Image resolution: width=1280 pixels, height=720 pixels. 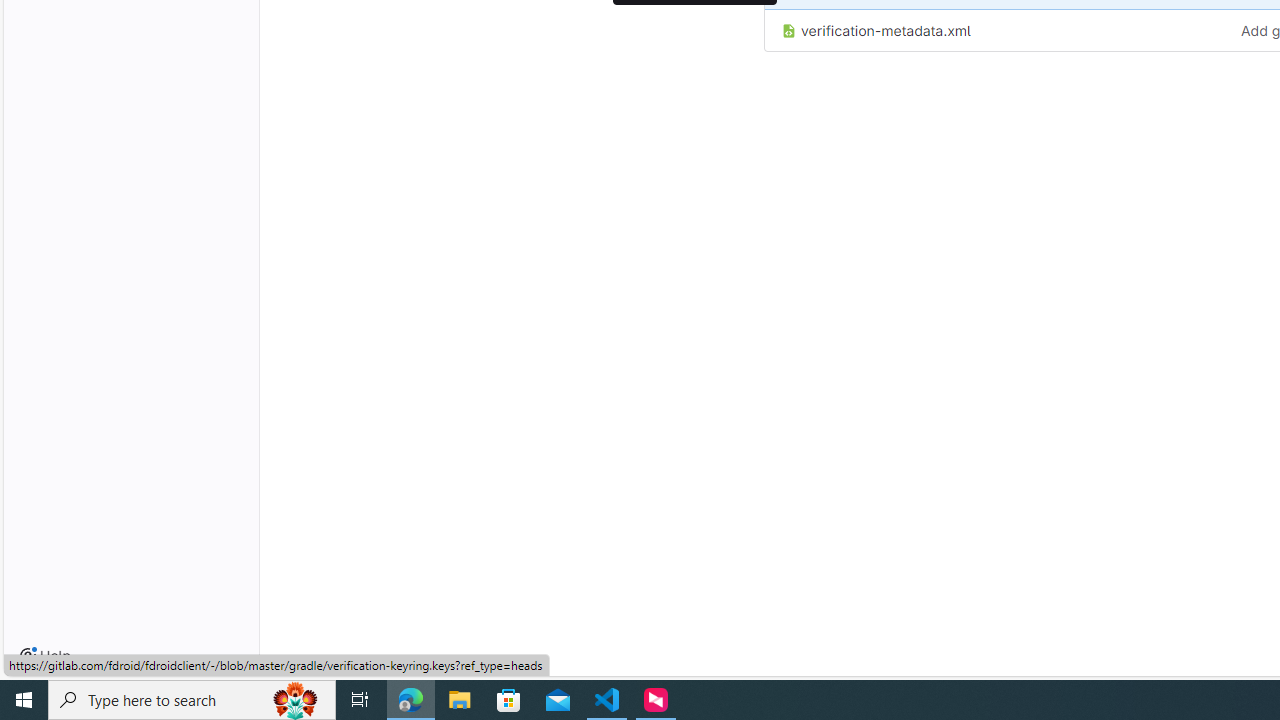 What do you see at coordinates (788, 31) in the screenshot?
I see `'Class: s16 position-relative file-icon'` at bounding box center [788, 31].